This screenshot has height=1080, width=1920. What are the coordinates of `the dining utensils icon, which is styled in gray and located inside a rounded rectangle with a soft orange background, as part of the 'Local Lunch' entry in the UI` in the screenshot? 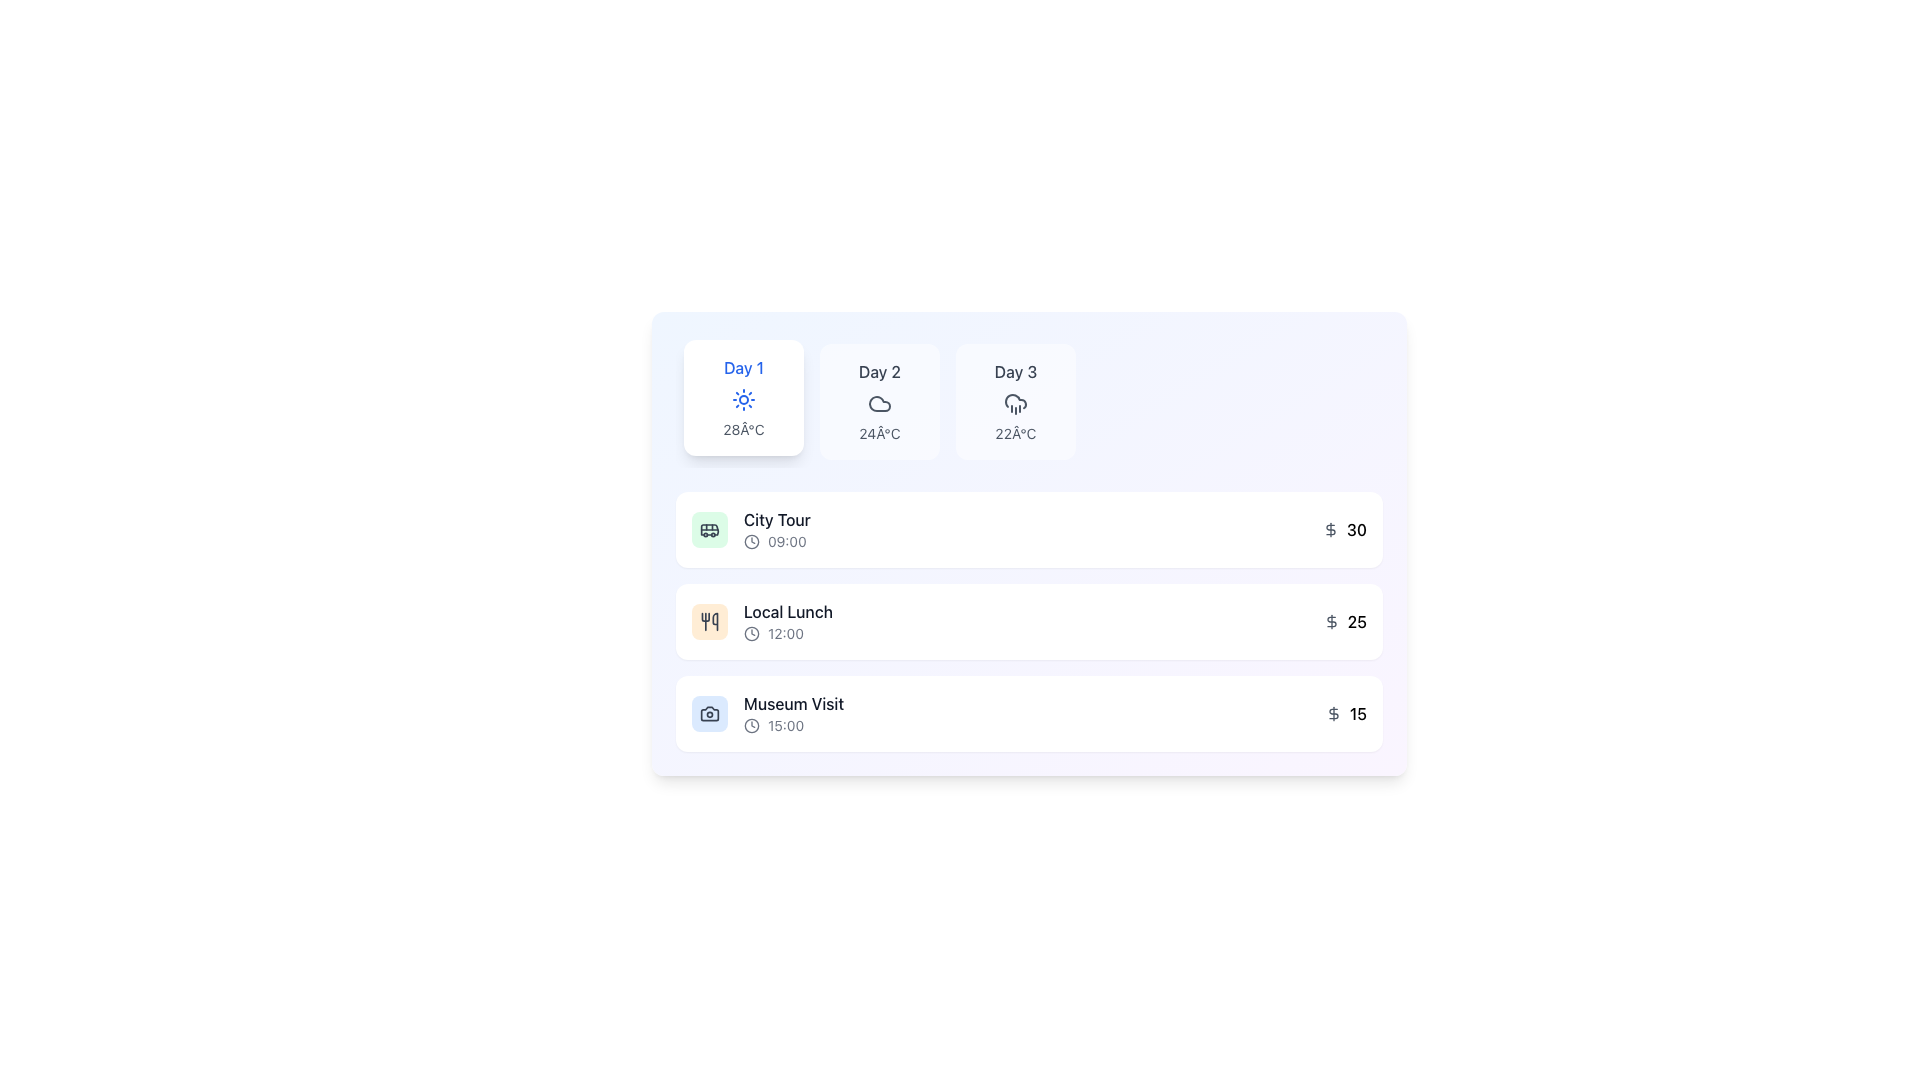 It's located at (710, 620).